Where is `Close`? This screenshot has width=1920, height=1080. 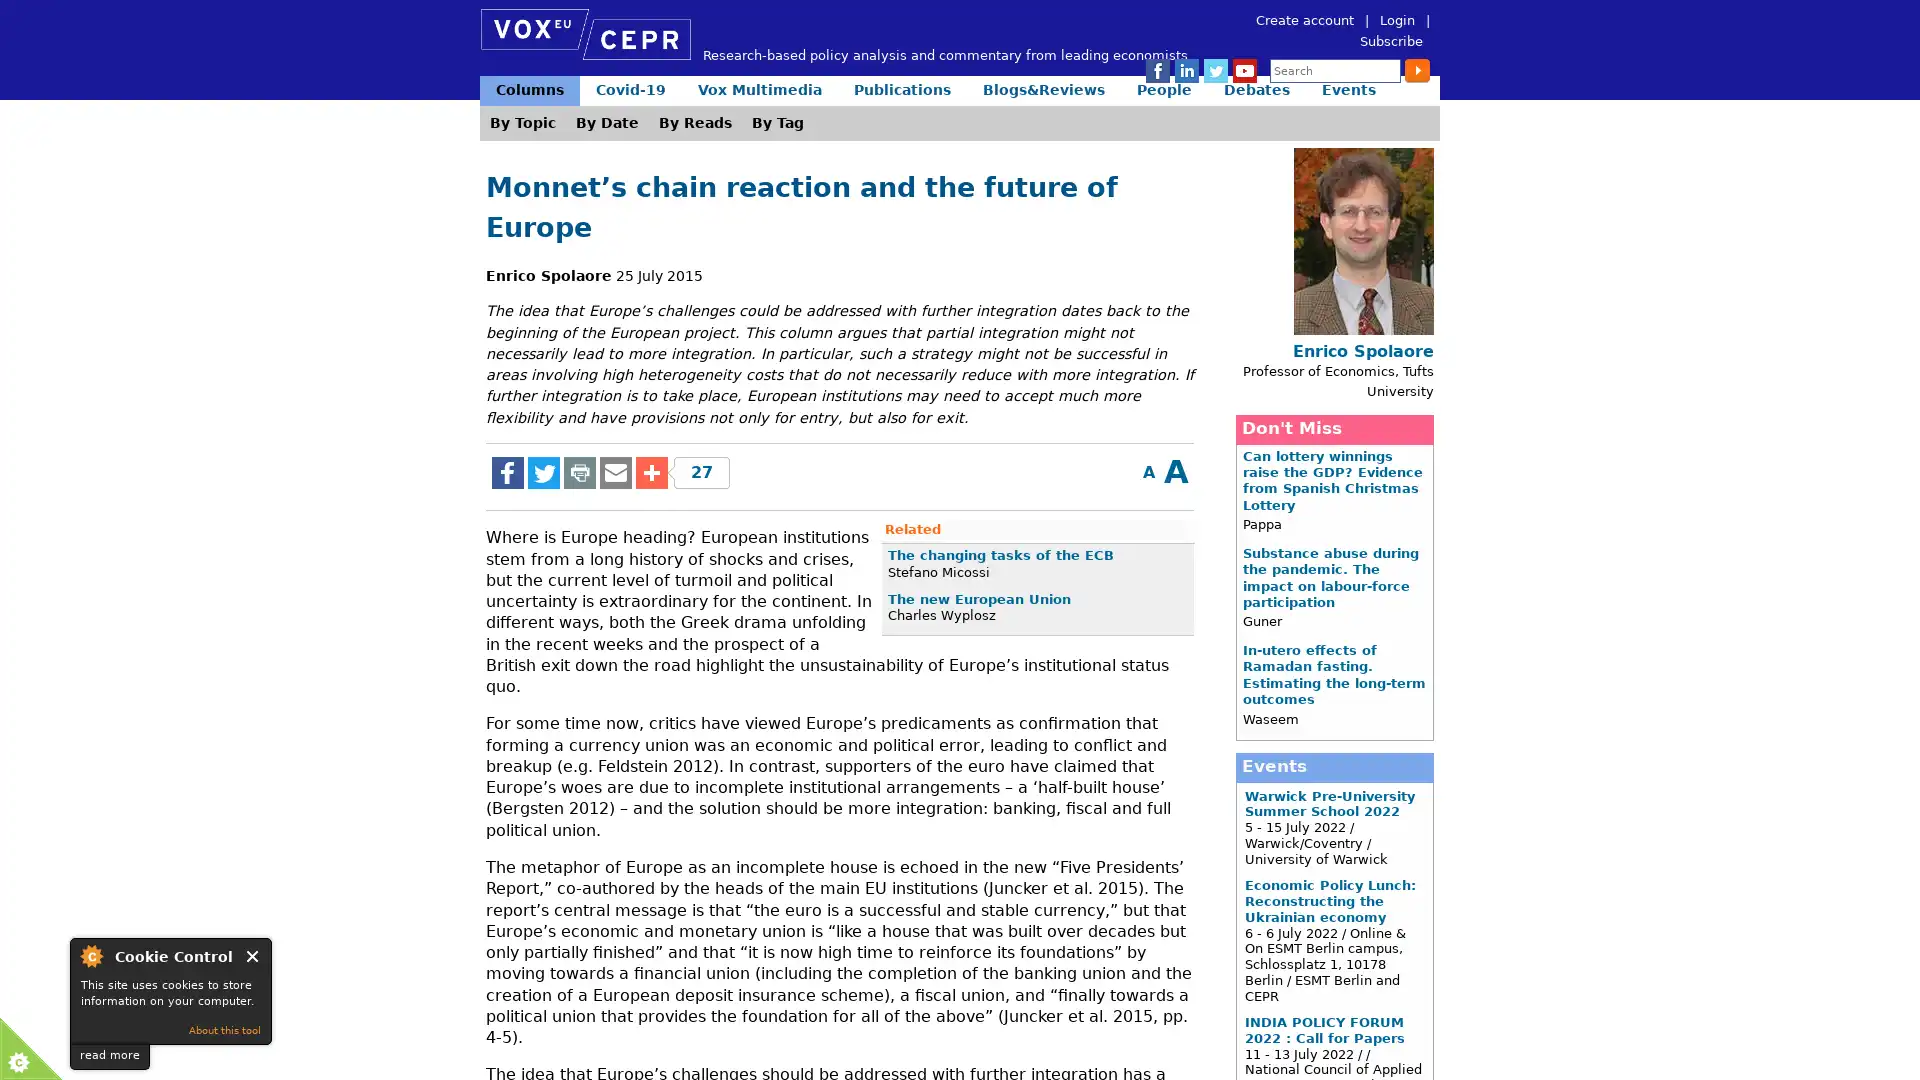
Close is located at coordinates (252, 955).